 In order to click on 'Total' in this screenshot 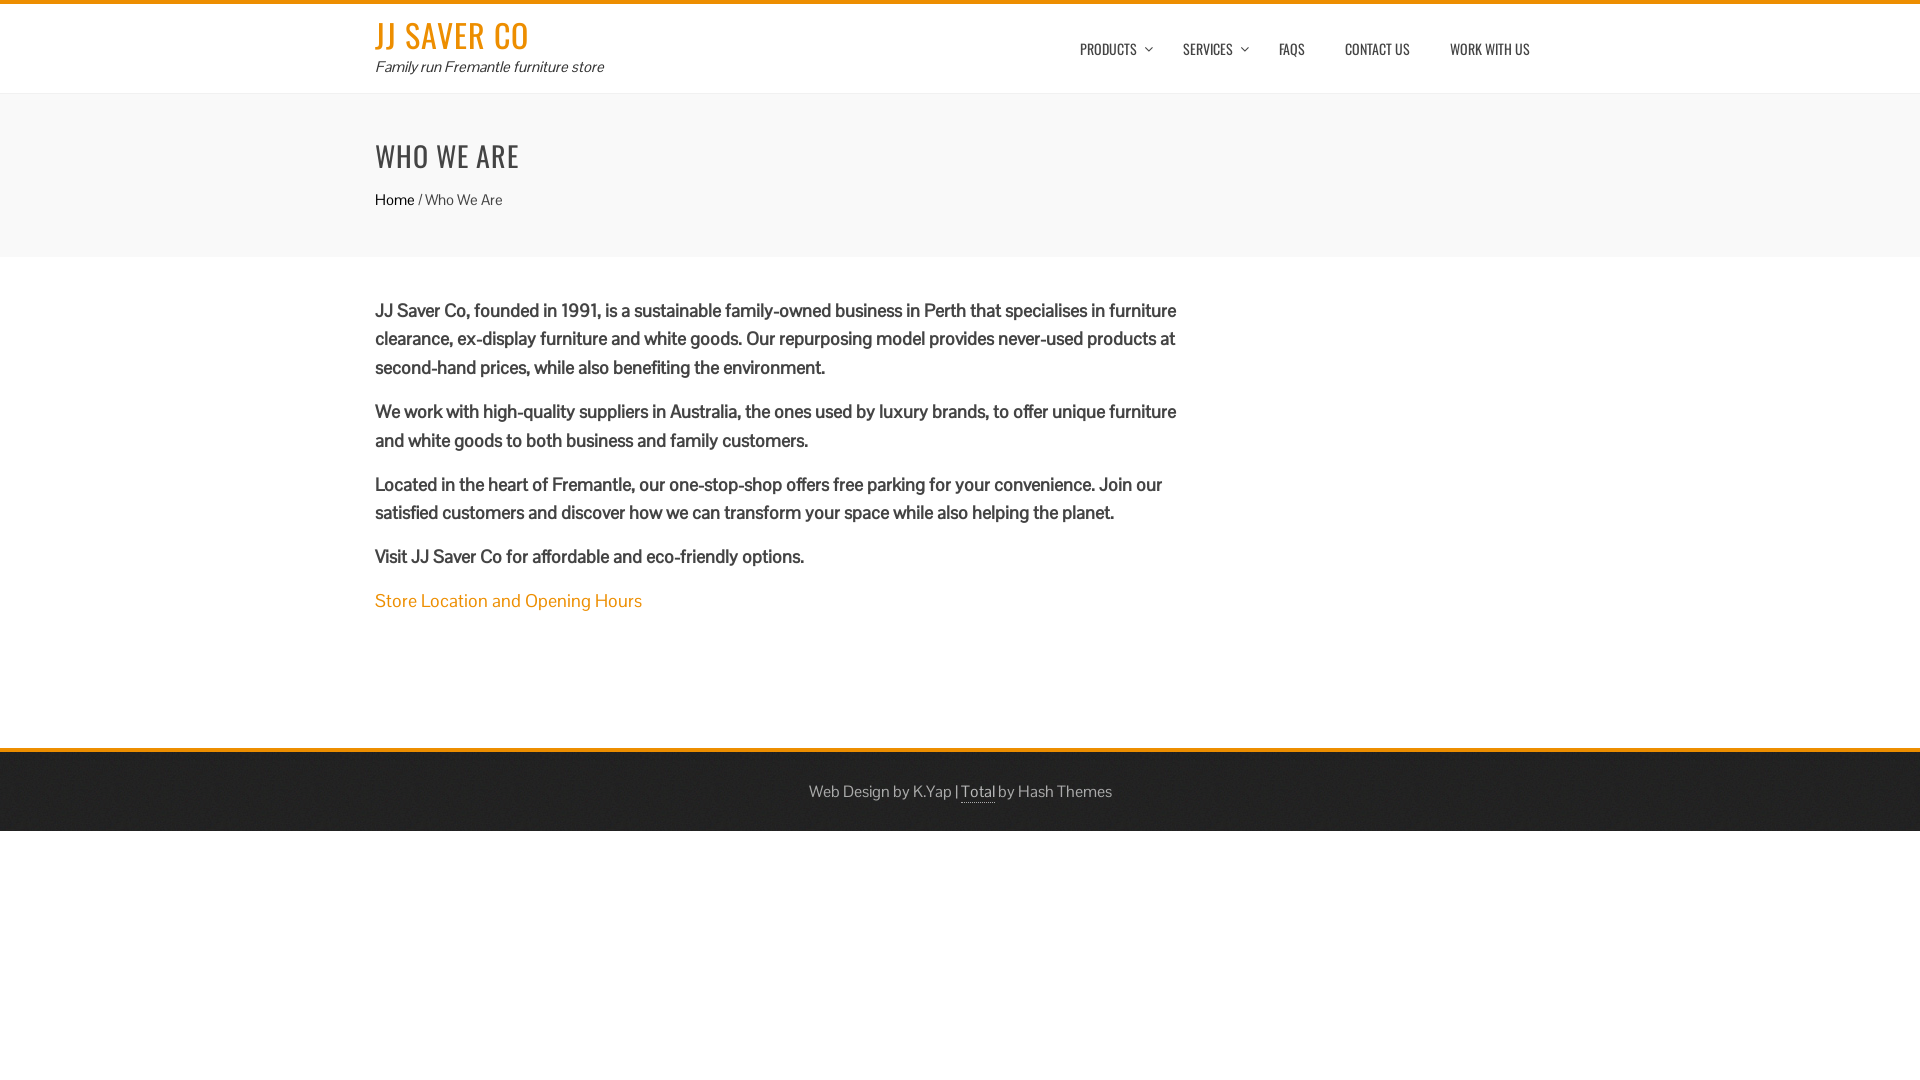, I will do `click(960, 790)`.